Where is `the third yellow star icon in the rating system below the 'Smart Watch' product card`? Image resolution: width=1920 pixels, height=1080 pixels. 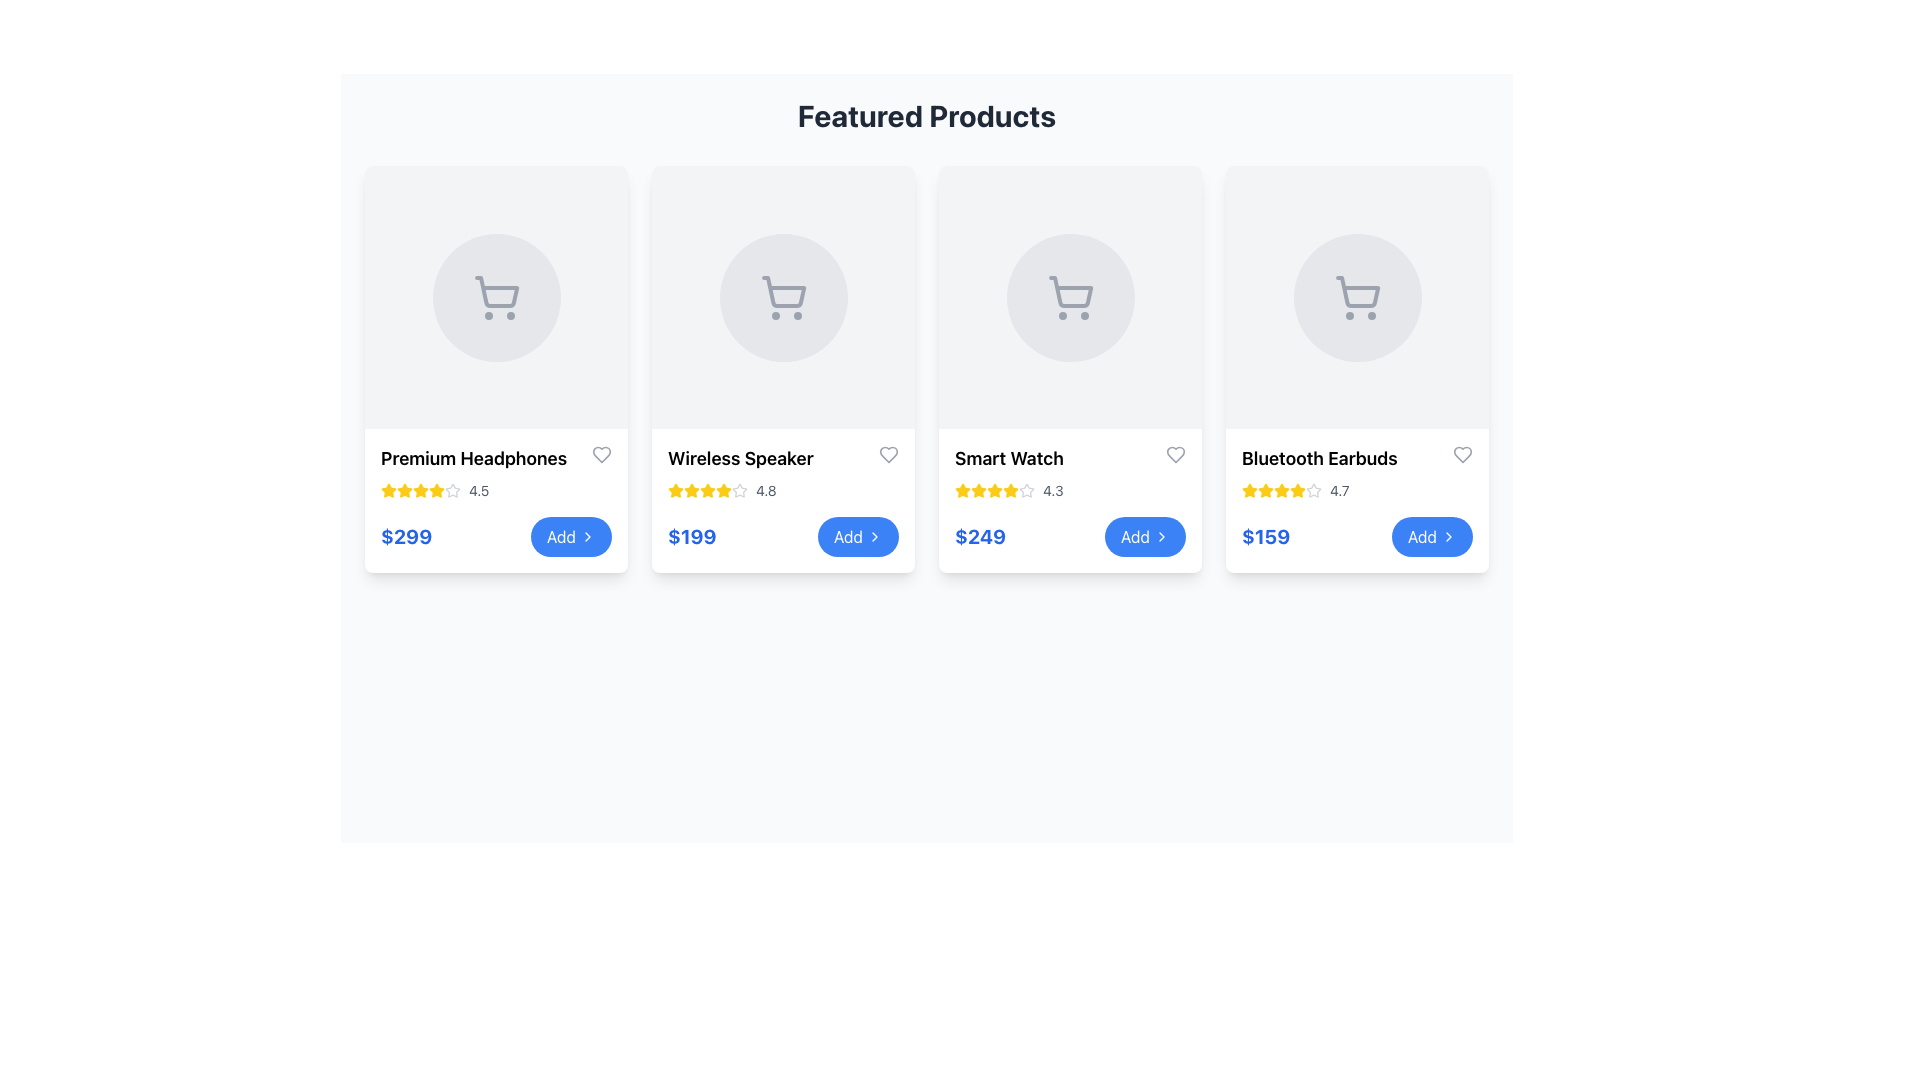
the third yellow star icon in the rating system below the 'Smart Watch' product card is located at coordinates (994, 490).